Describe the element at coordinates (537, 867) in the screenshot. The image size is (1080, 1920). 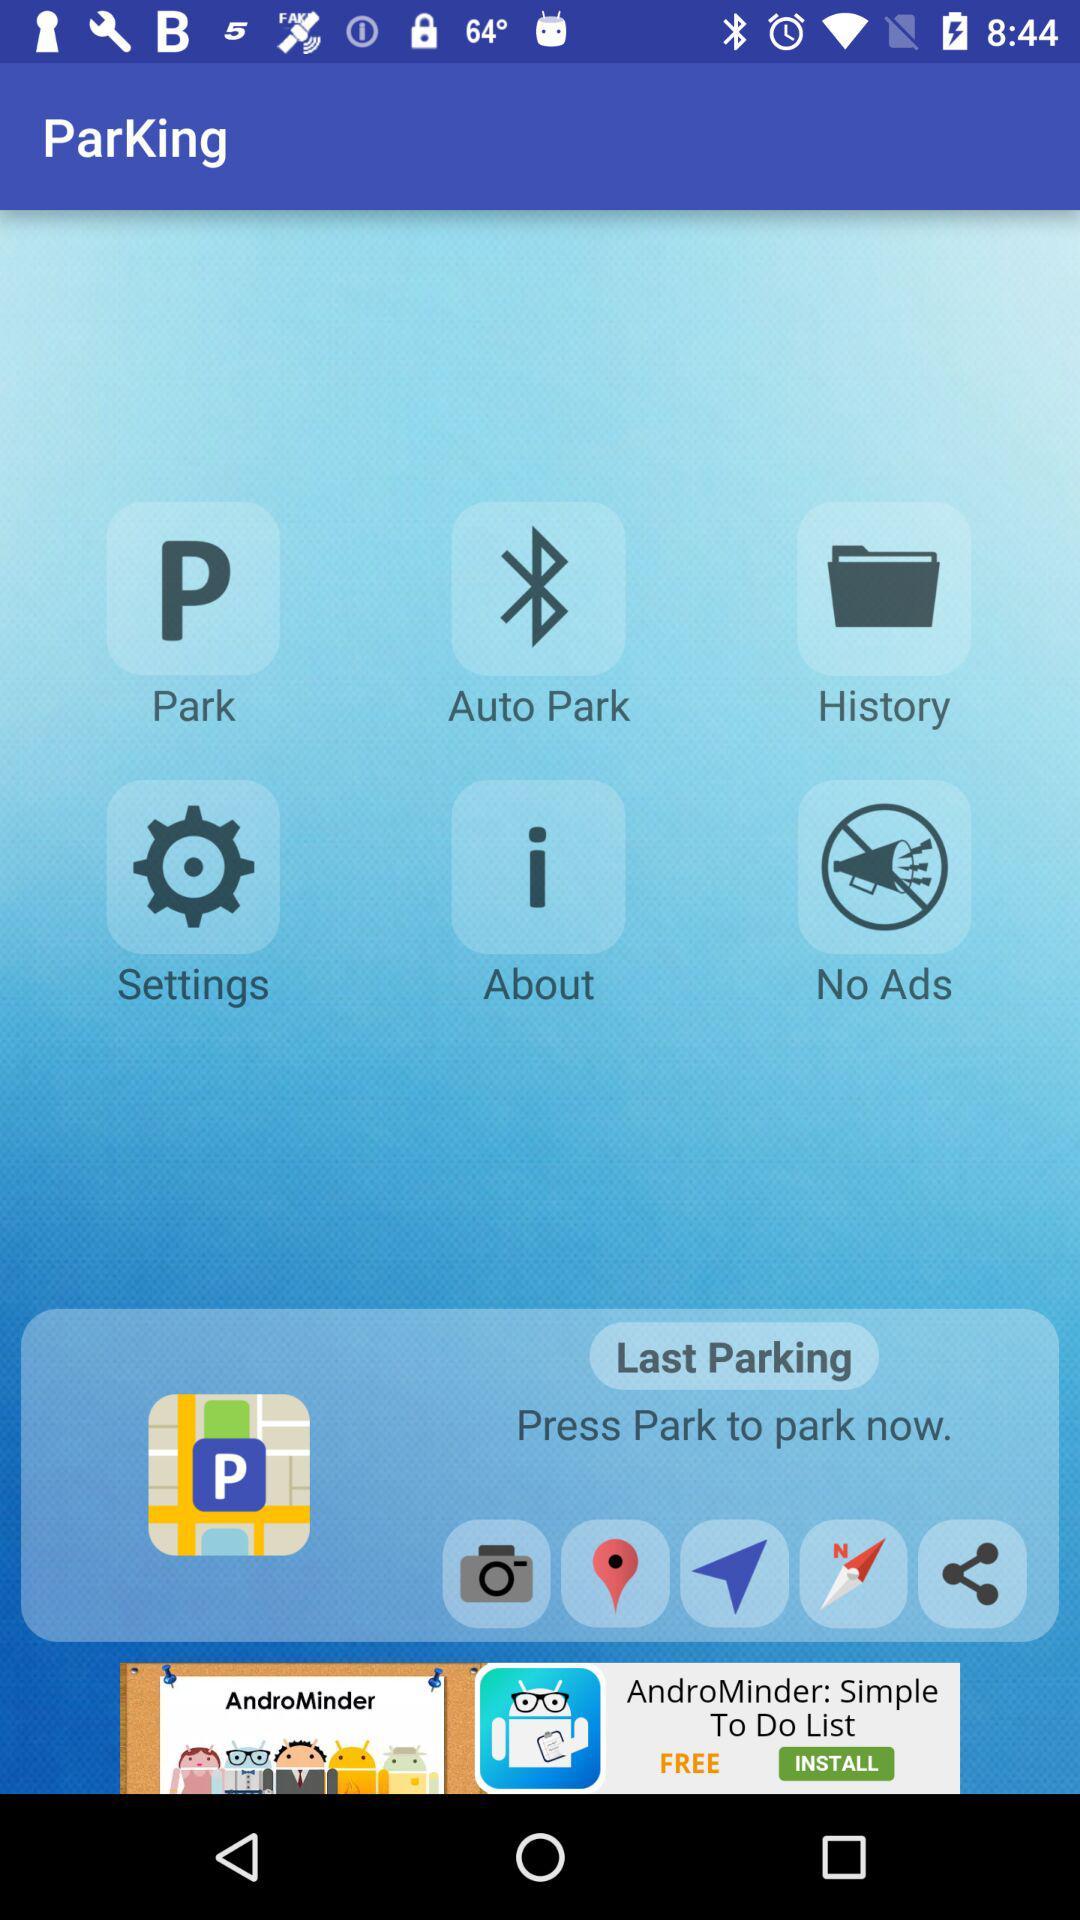
I see `tells information` at that location.